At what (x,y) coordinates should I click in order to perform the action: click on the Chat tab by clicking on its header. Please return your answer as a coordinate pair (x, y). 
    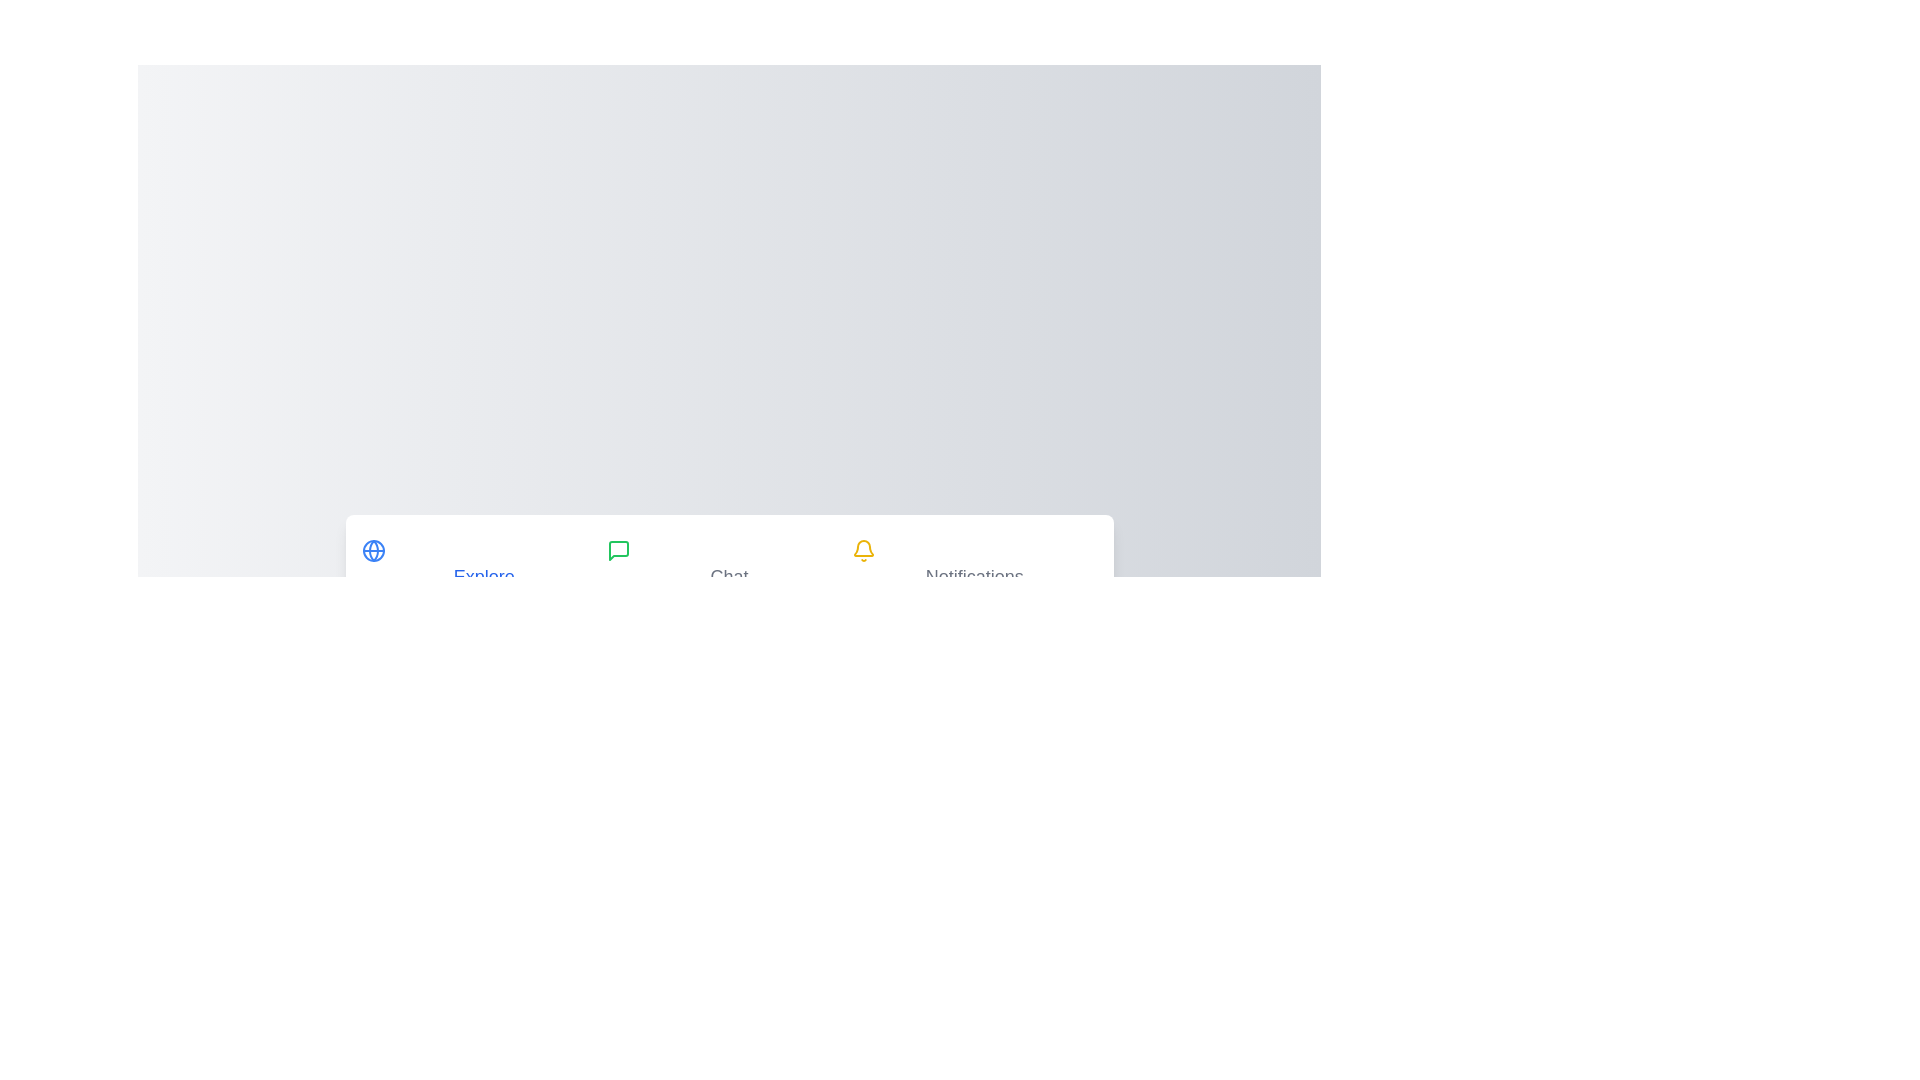
    Looking at the image, I should click on (728, 566).